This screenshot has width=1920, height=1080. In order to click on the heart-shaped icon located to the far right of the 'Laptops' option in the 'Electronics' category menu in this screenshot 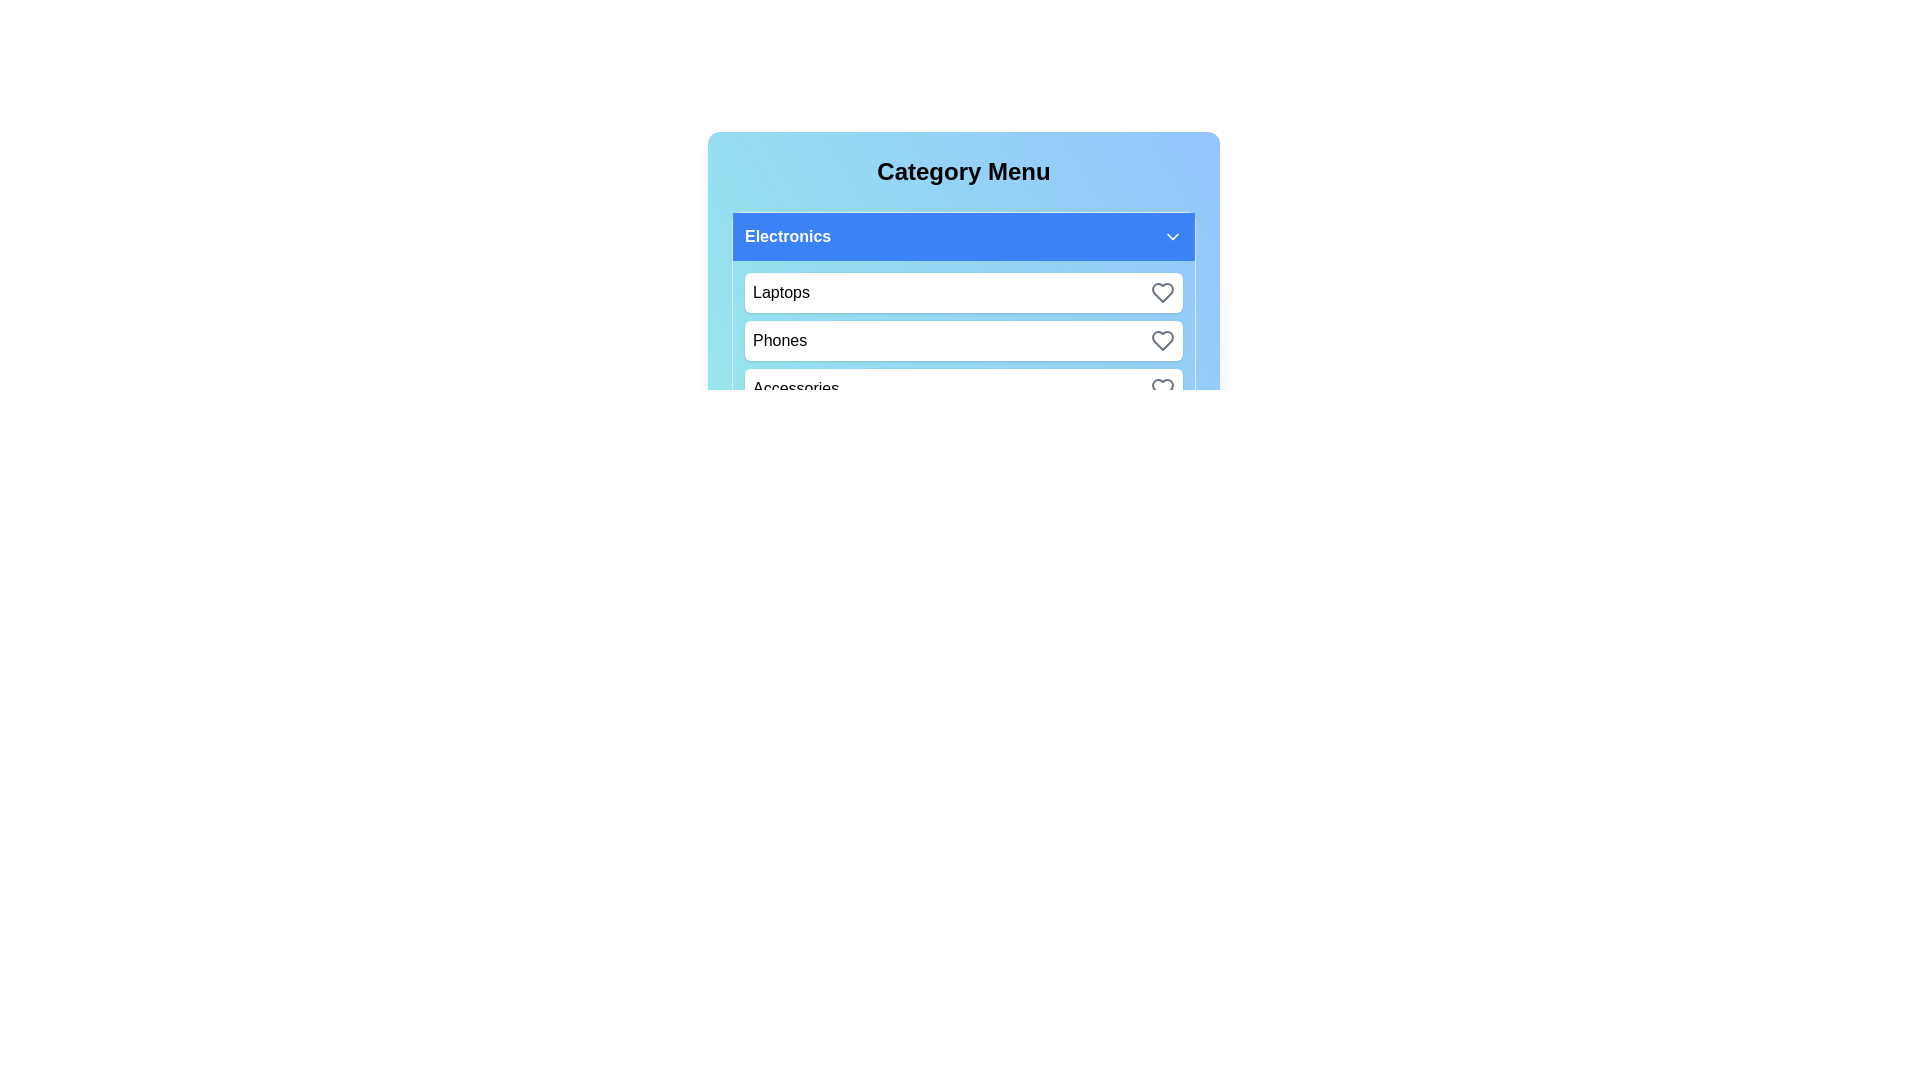, I will do `click(1162, 293)`.